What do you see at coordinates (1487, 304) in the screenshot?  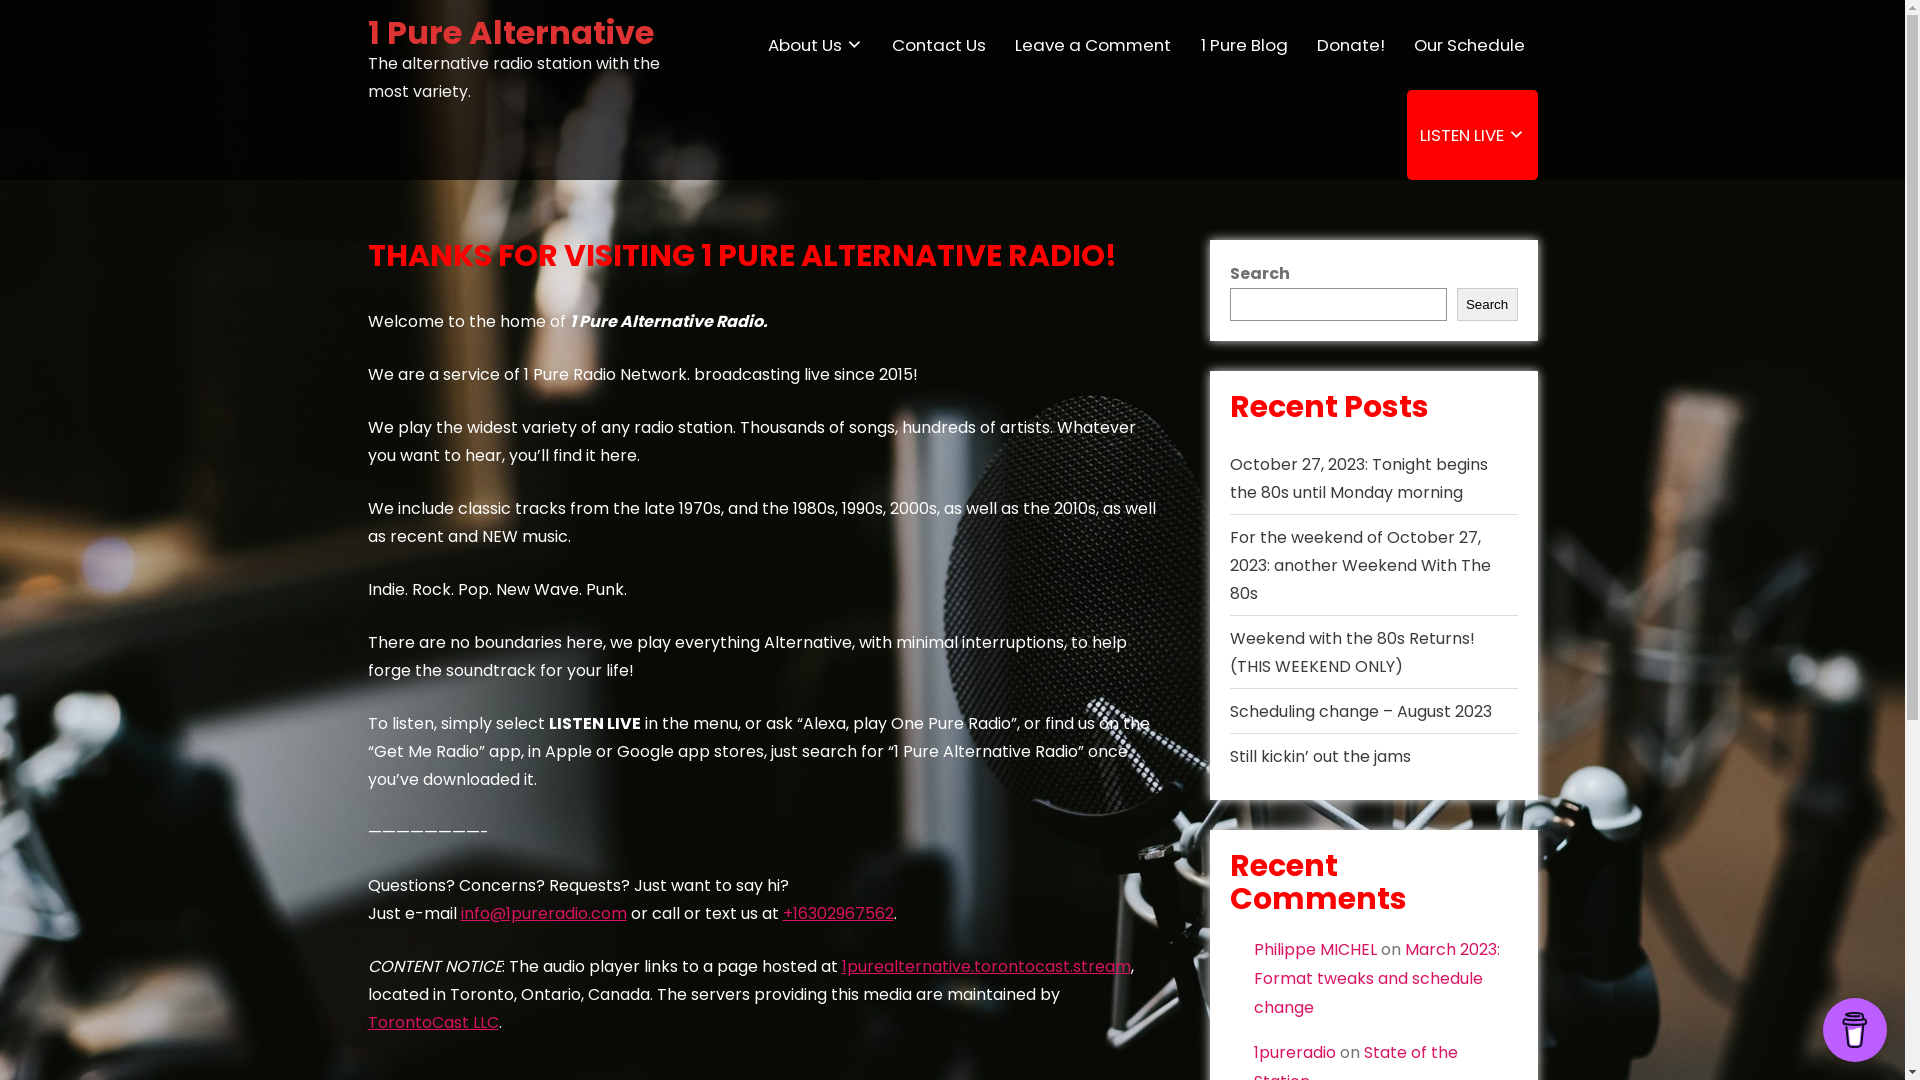 I see `'Search'` at bounding box center [1487, 304].